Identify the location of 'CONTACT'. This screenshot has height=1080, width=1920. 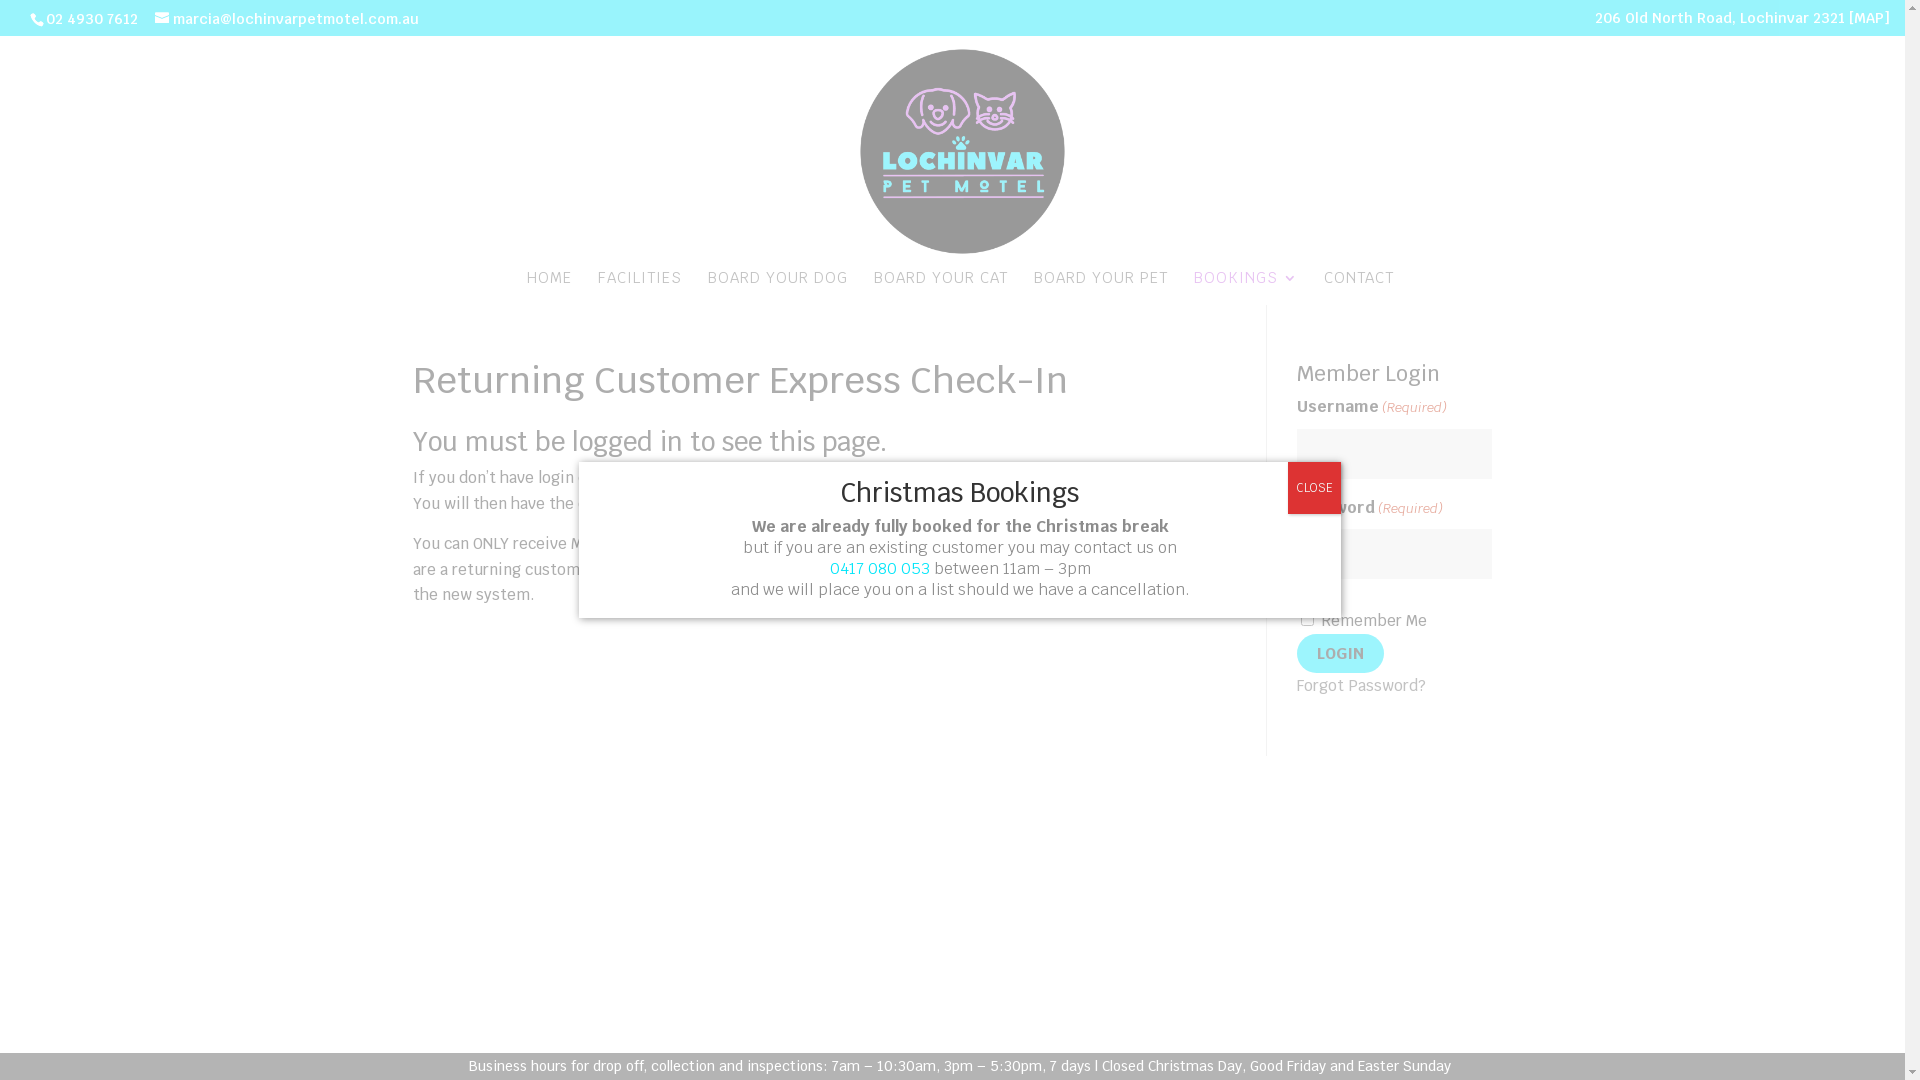
(1358, 288).